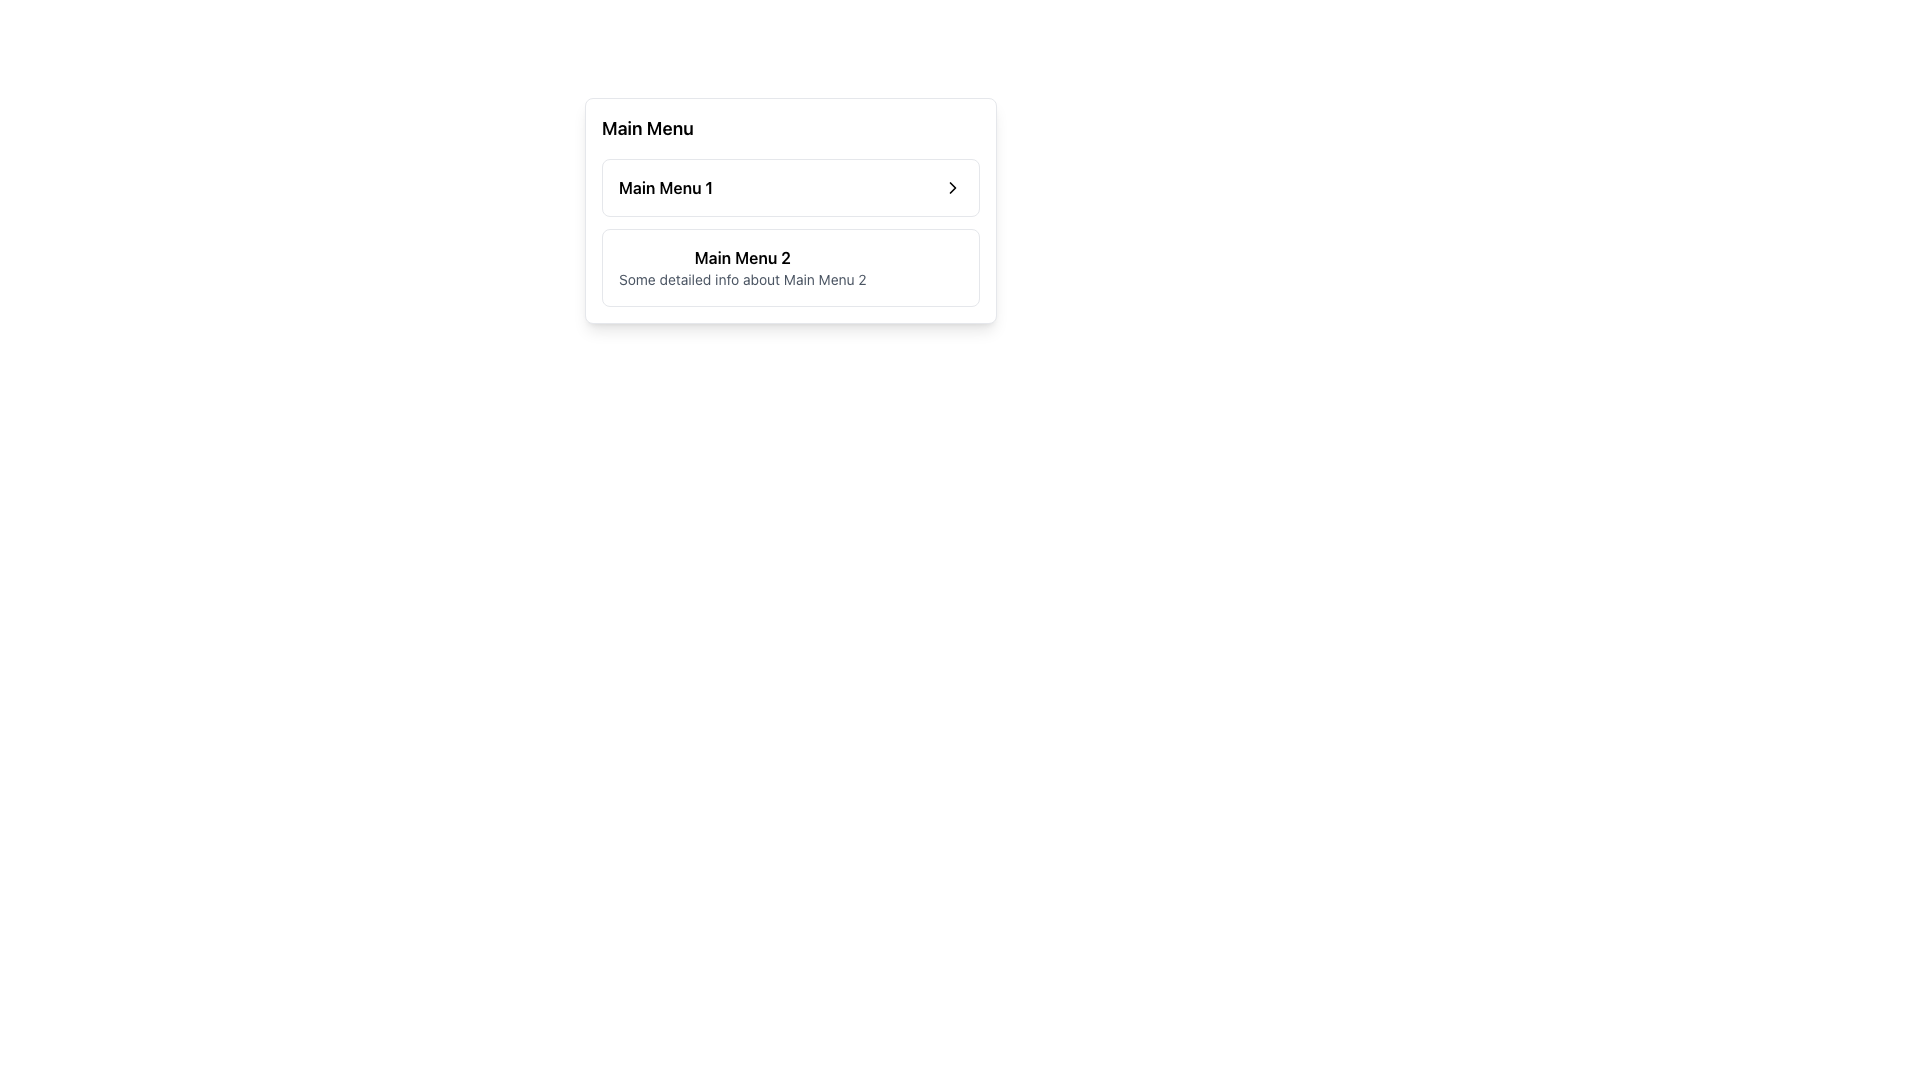 The height and width of the screenshot is (1080, 1920). Describe the element at coordinates (741, 257) in the screenshot. I see `the text label displaying 'Main Menu 2', which is a bold, larger font title located in the second menu item under 'Main Menu'` at that location.